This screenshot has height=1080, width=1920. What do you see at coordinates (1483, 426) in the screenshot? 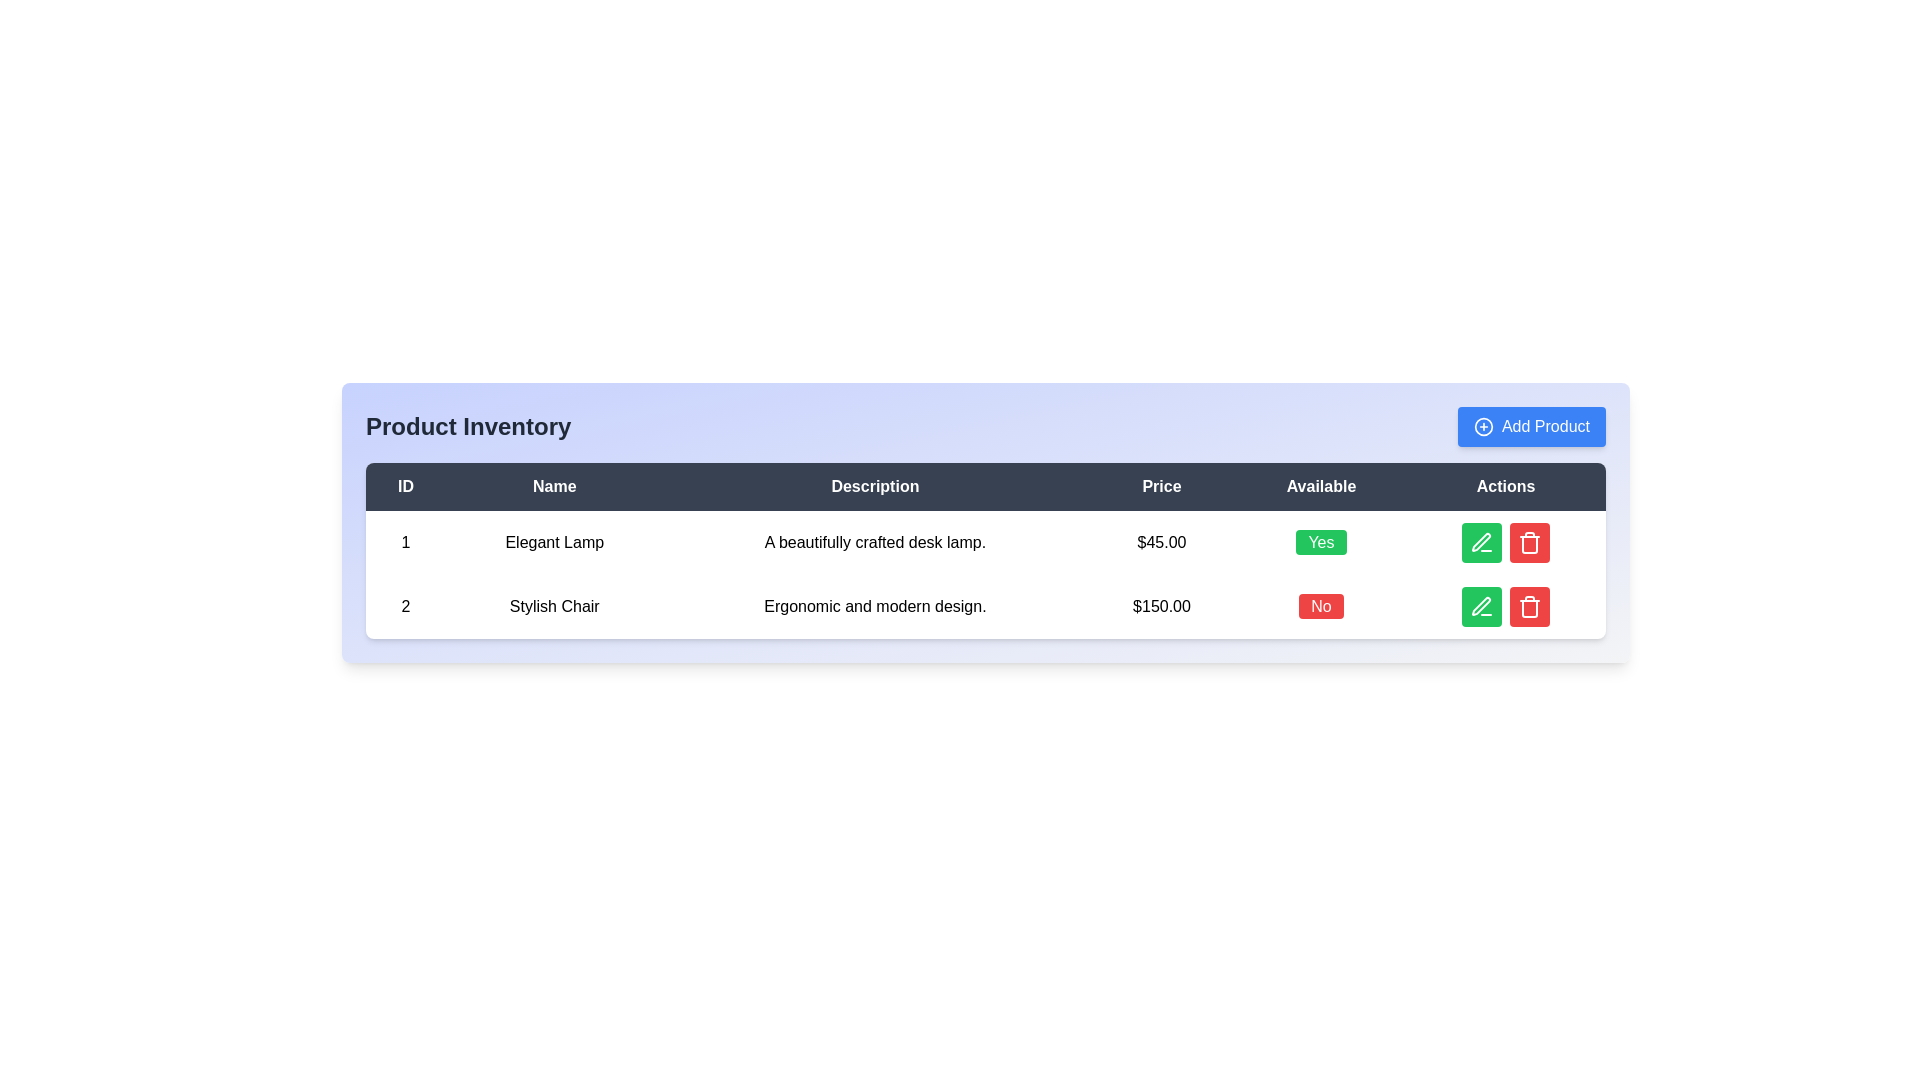
I see `the decorative circle icon that is part of the 'Add Product' button located in the top-right section of the interface header` at bounding box center [1483, 426].